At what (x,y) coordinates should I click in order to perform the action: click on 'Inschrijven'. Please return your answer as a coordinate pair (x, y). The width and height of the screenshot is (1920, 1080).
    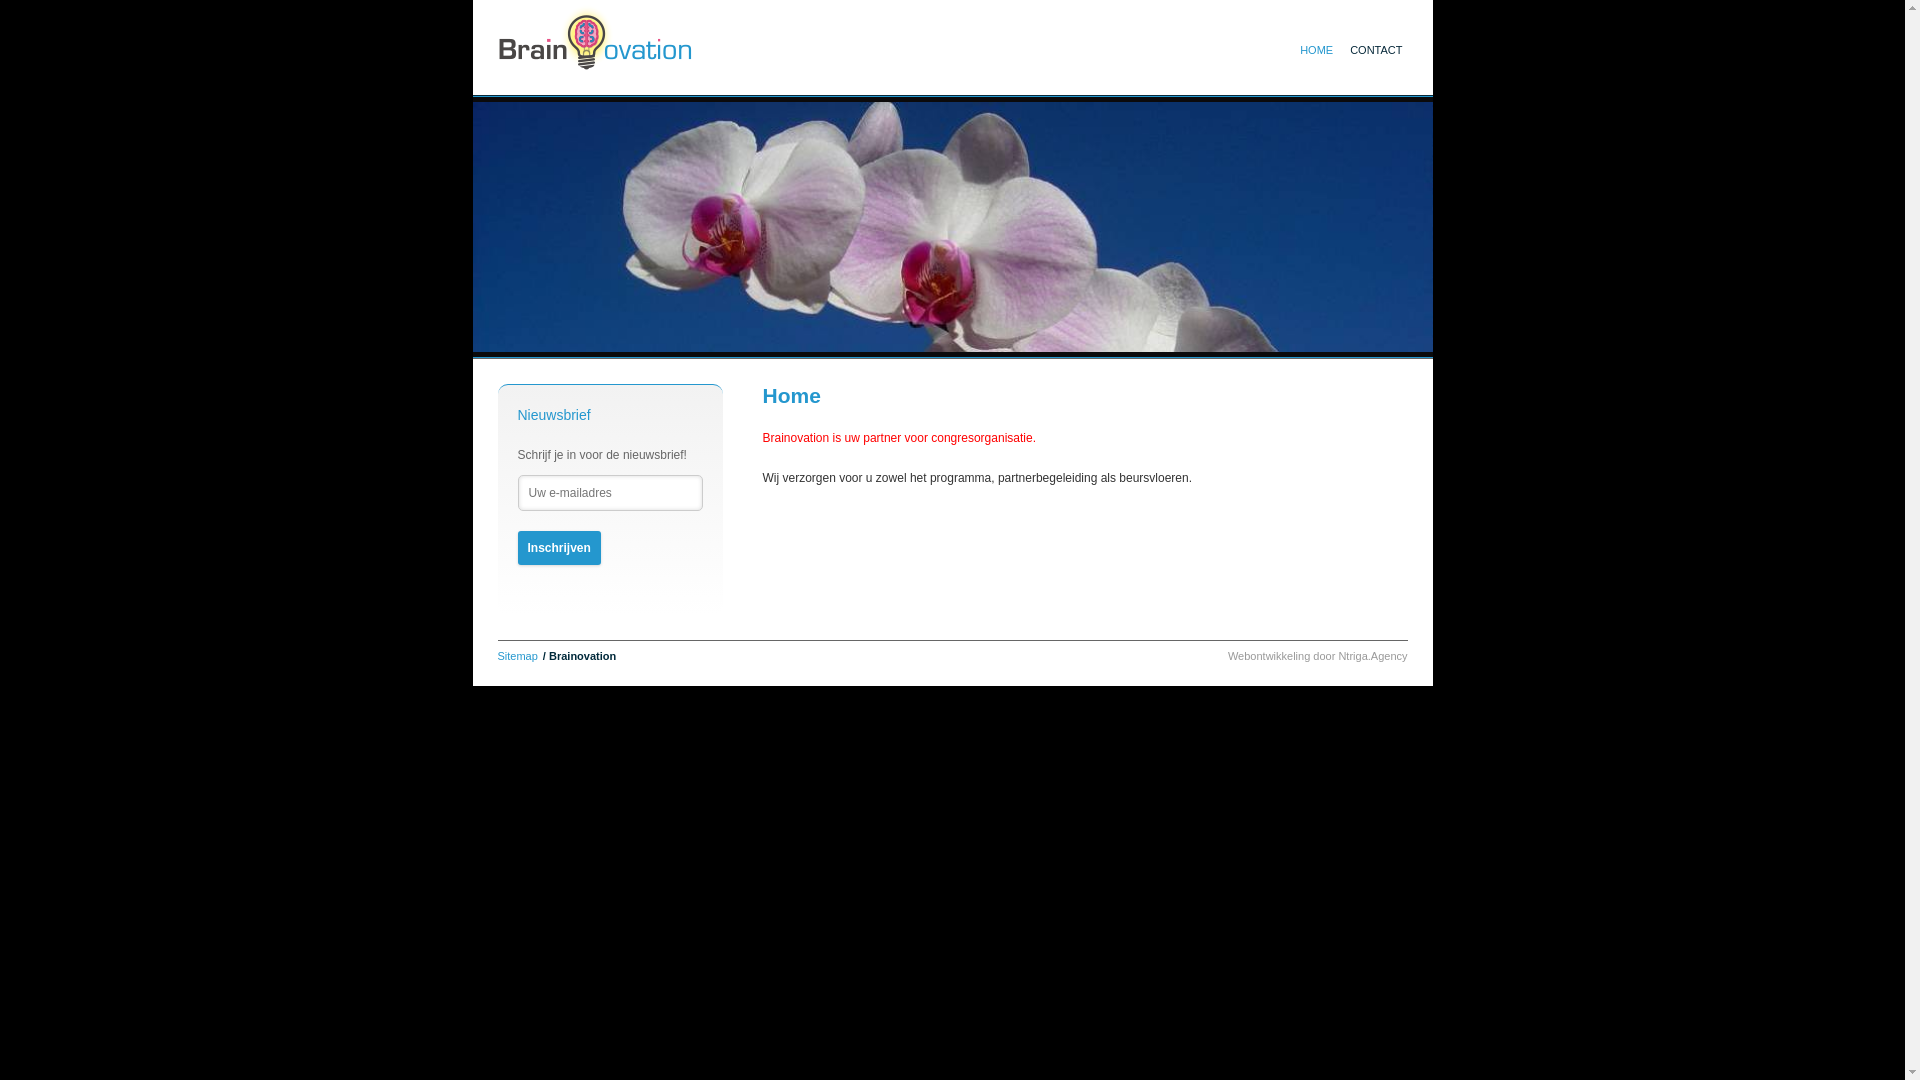
    Looking at the image, I should click on (518, 547).